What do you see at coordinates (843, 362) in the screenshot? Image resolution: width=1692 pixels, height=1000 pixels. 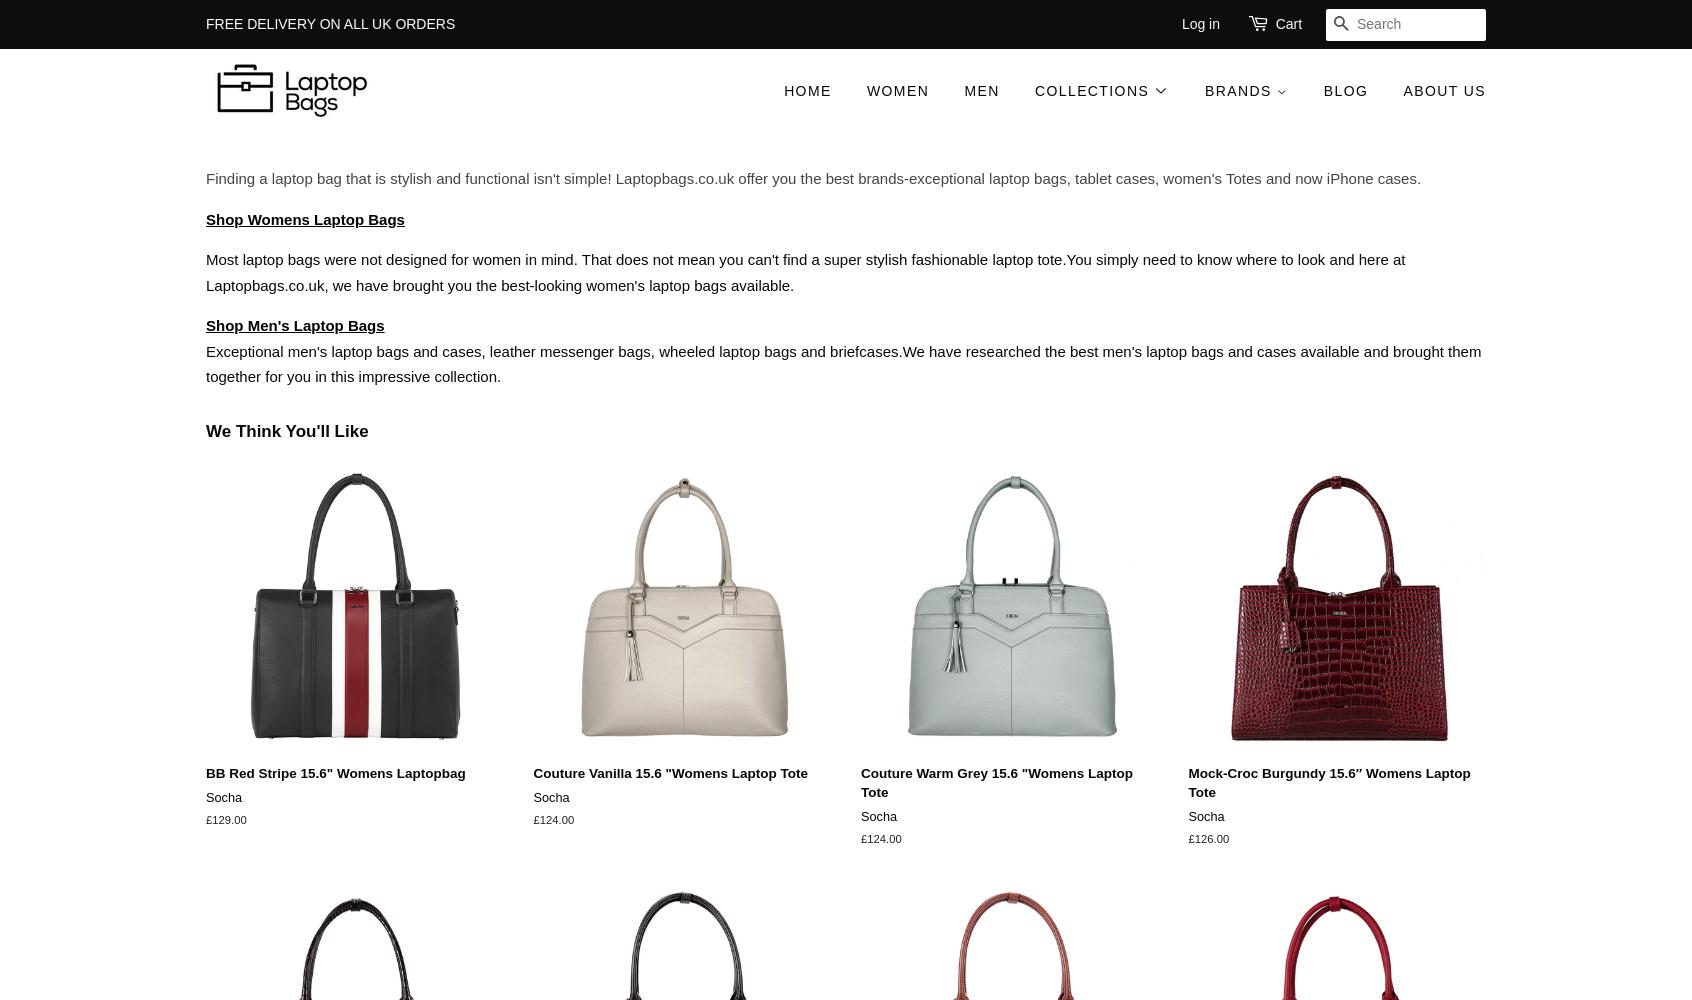 I see `'Exceptional men's laptop bags and cases, leather messenger bags, wheeled laptop bags and briefcases.We have researched the best men's laptop bags and cases available and brought them together for you in this impressive collection.'` at bounding box center [843, 362].